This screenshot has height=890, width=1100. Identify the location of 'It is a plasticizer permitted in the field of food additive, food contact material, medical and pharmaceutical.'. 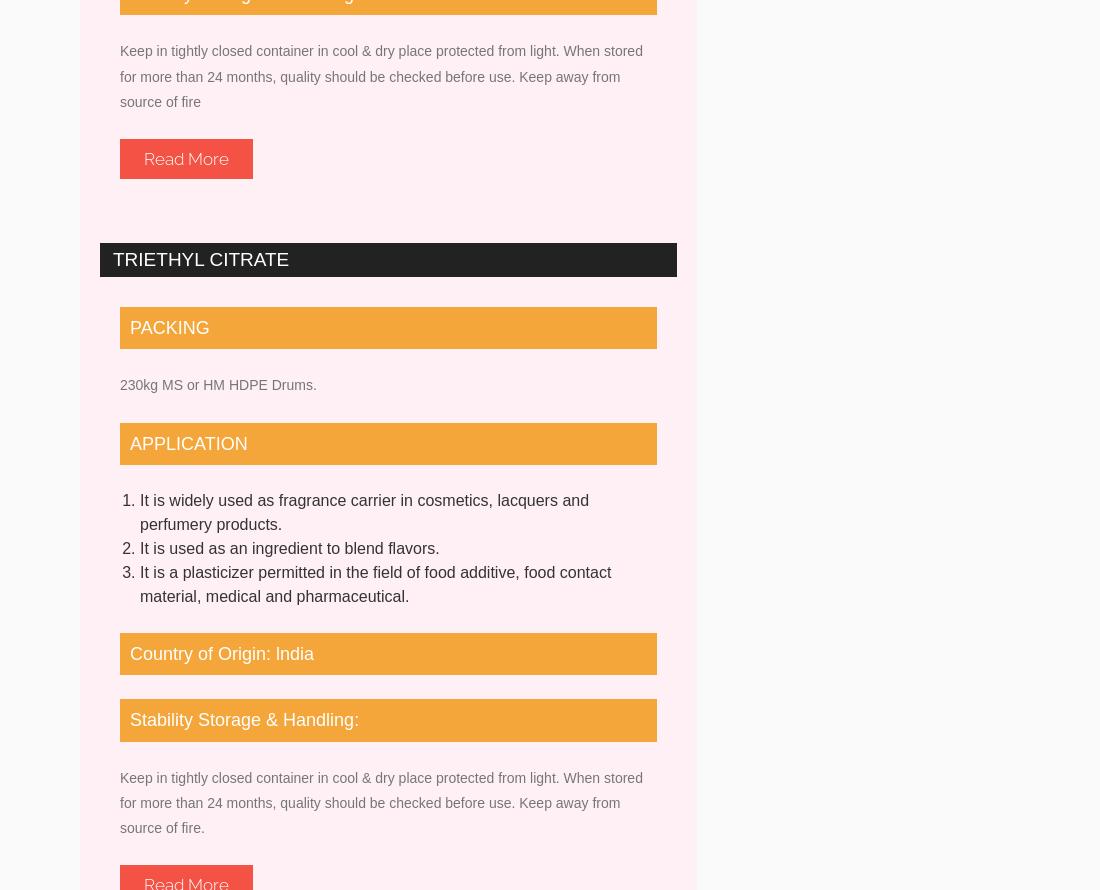
(139, 582).